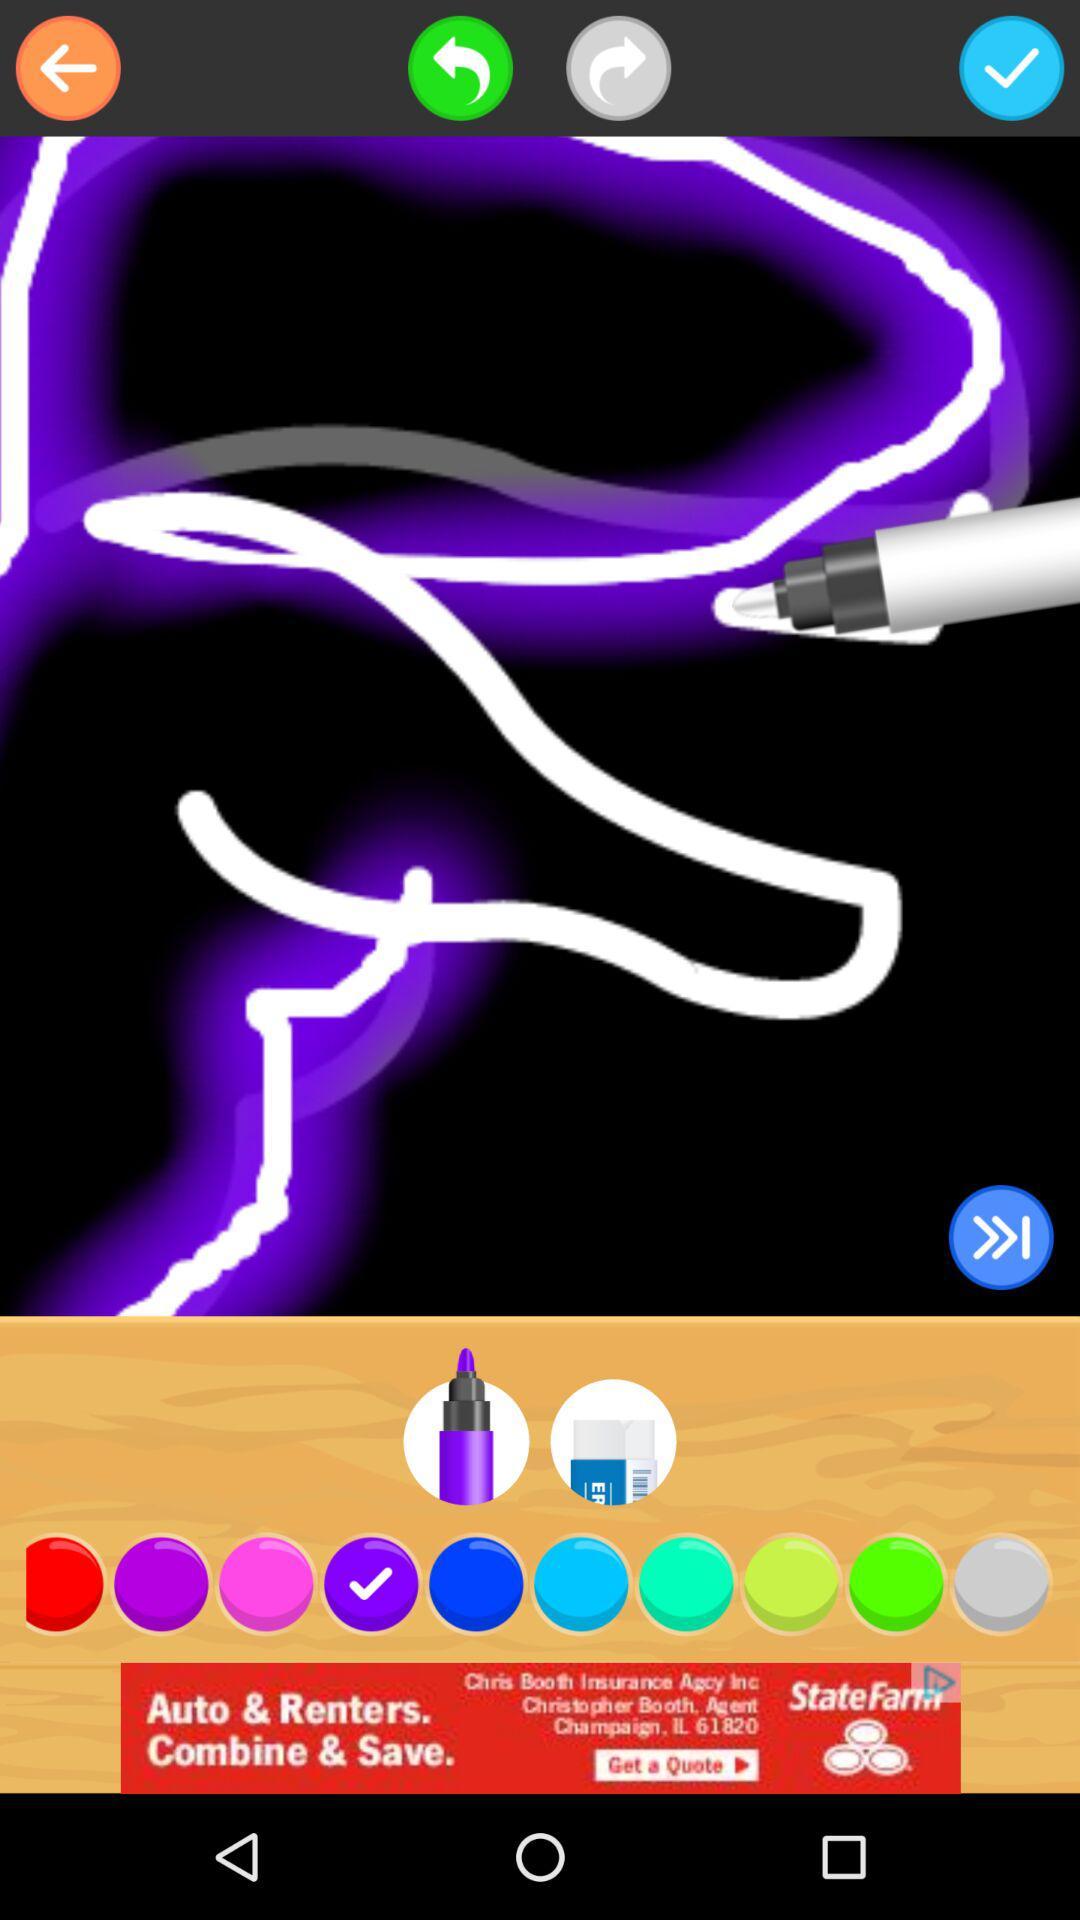 This screenshot has height=1920, width=1080. I want to click on the arrow_backward icon, so click(67, 68).